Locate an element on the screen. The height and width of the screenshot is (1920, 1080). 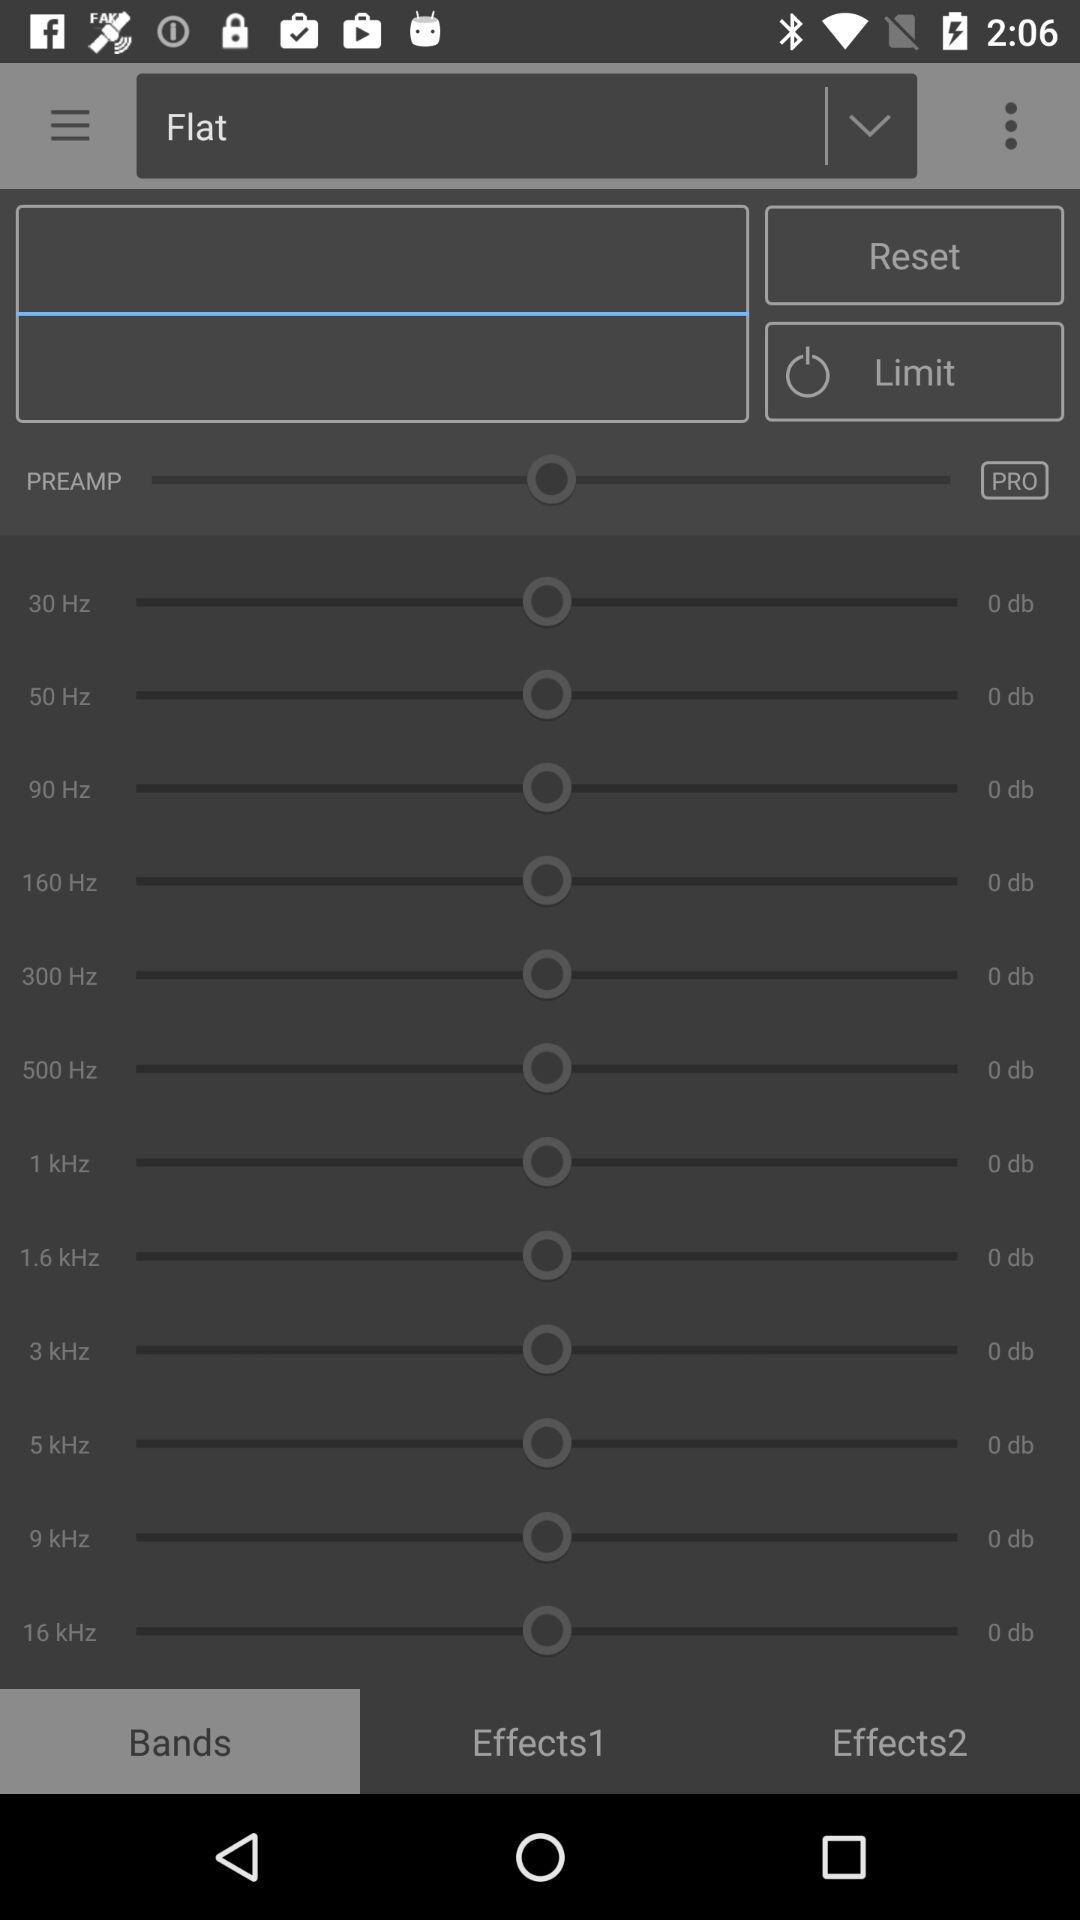
volume equalizer is located at coordinates (540, 938).